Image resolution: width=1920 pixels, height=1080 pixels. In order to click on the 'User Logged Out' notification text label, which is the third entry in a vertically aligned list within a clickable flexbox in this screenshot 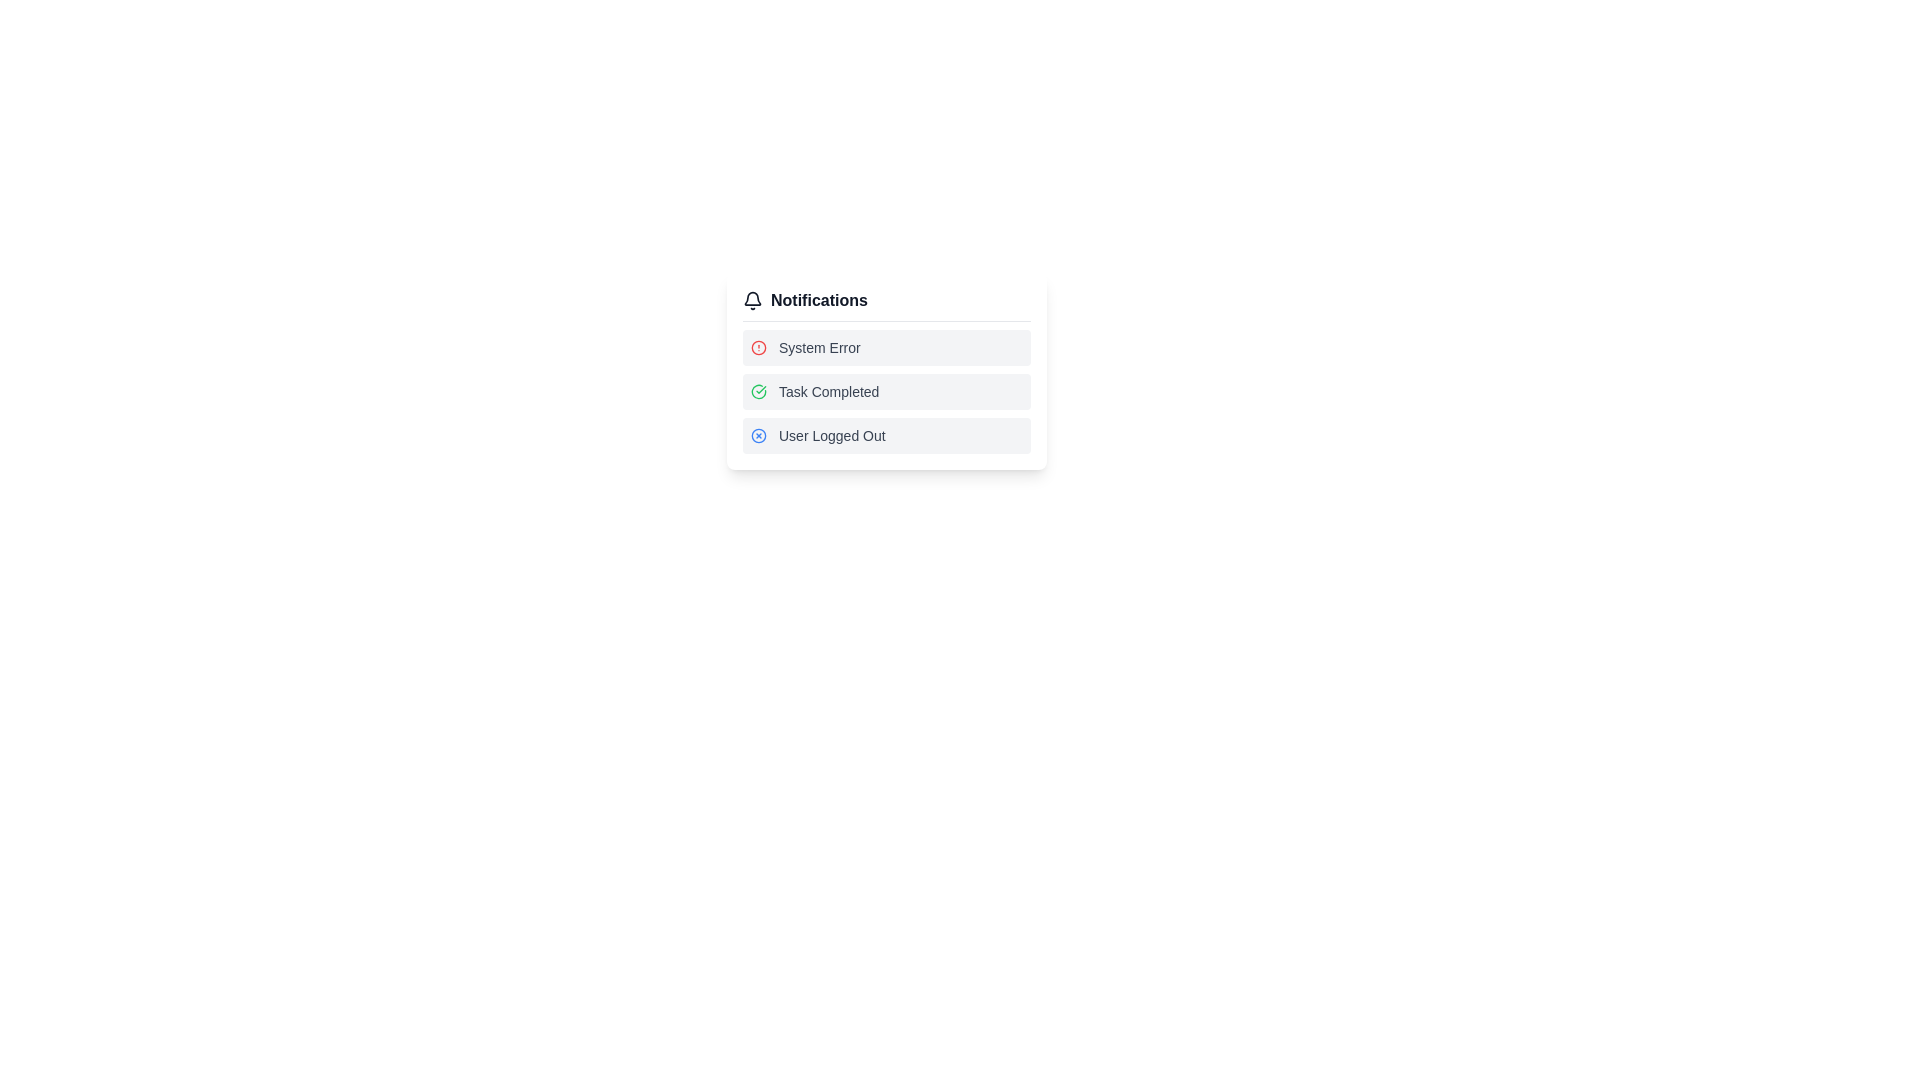, I will do `click(832, 434)`.